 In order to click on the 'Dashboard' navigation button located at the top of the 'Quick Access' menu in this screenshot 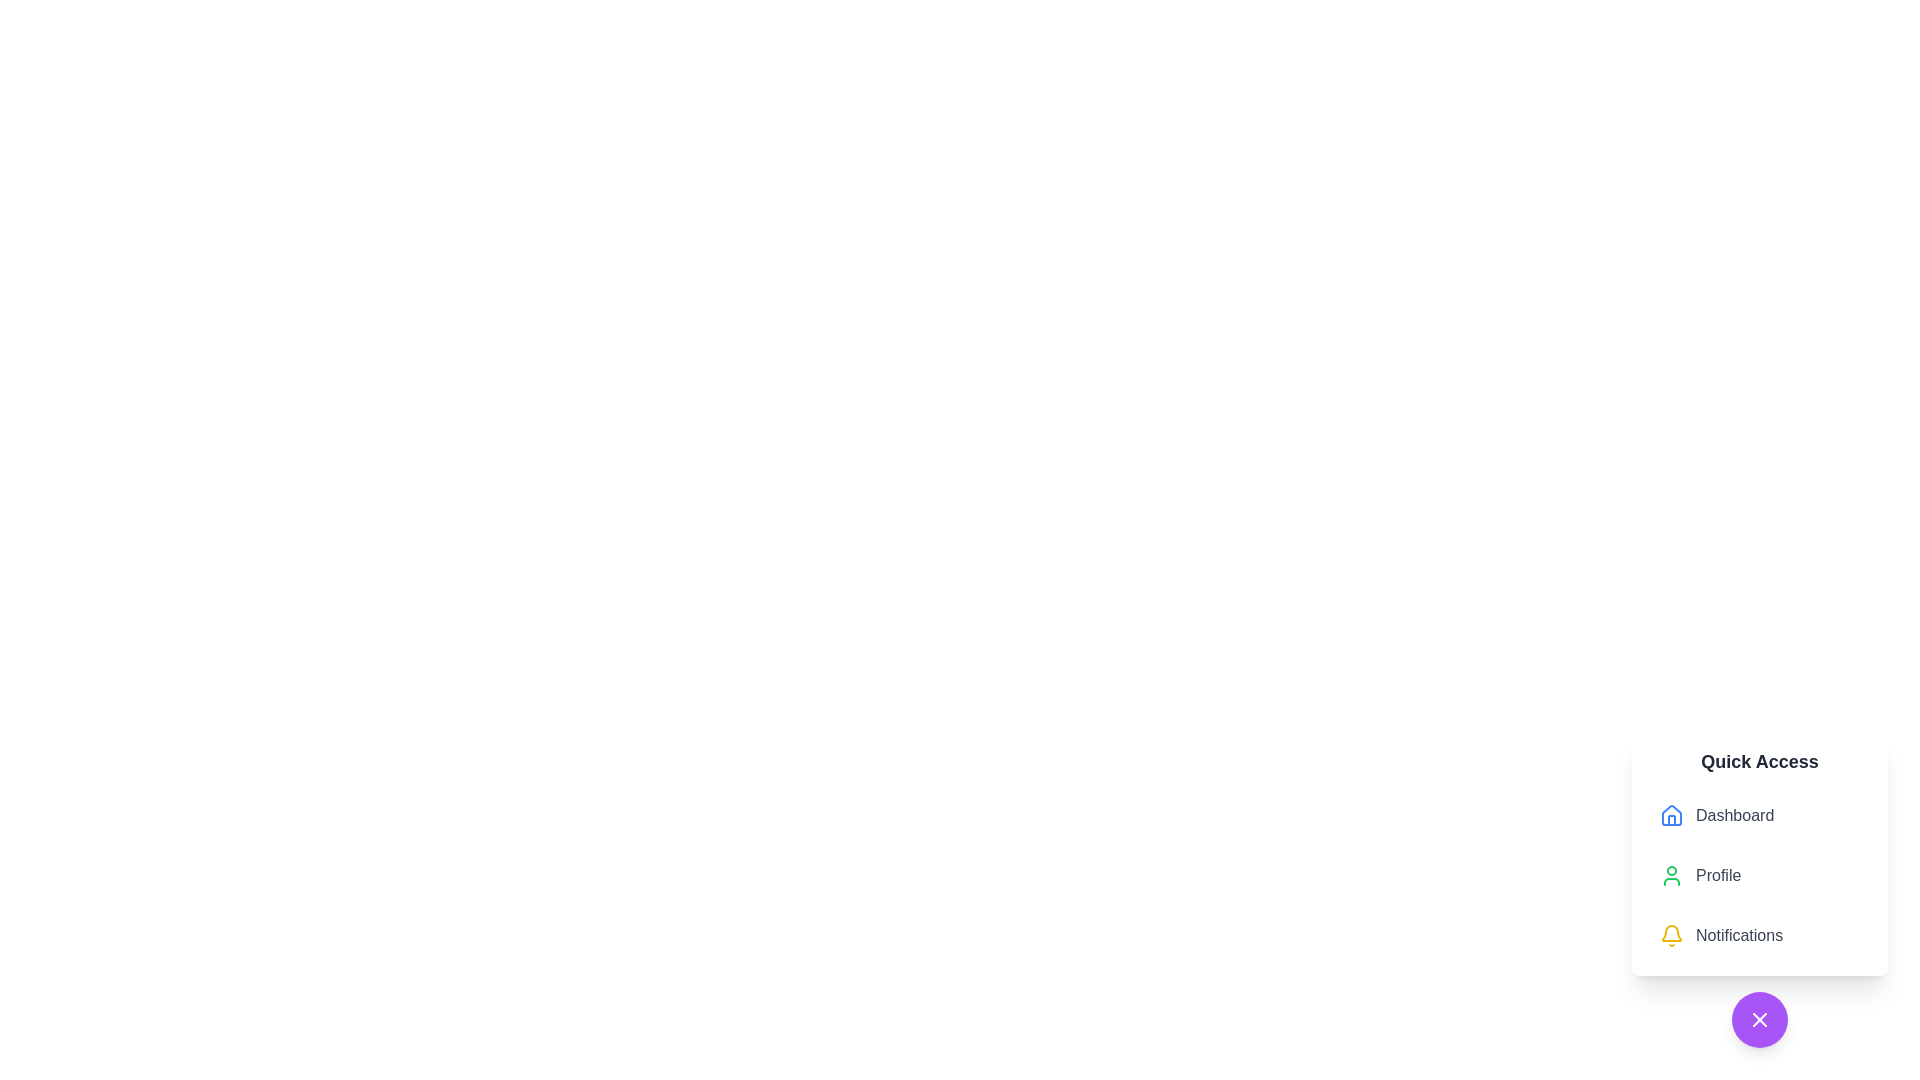, I will do `click(1760, 816)`.